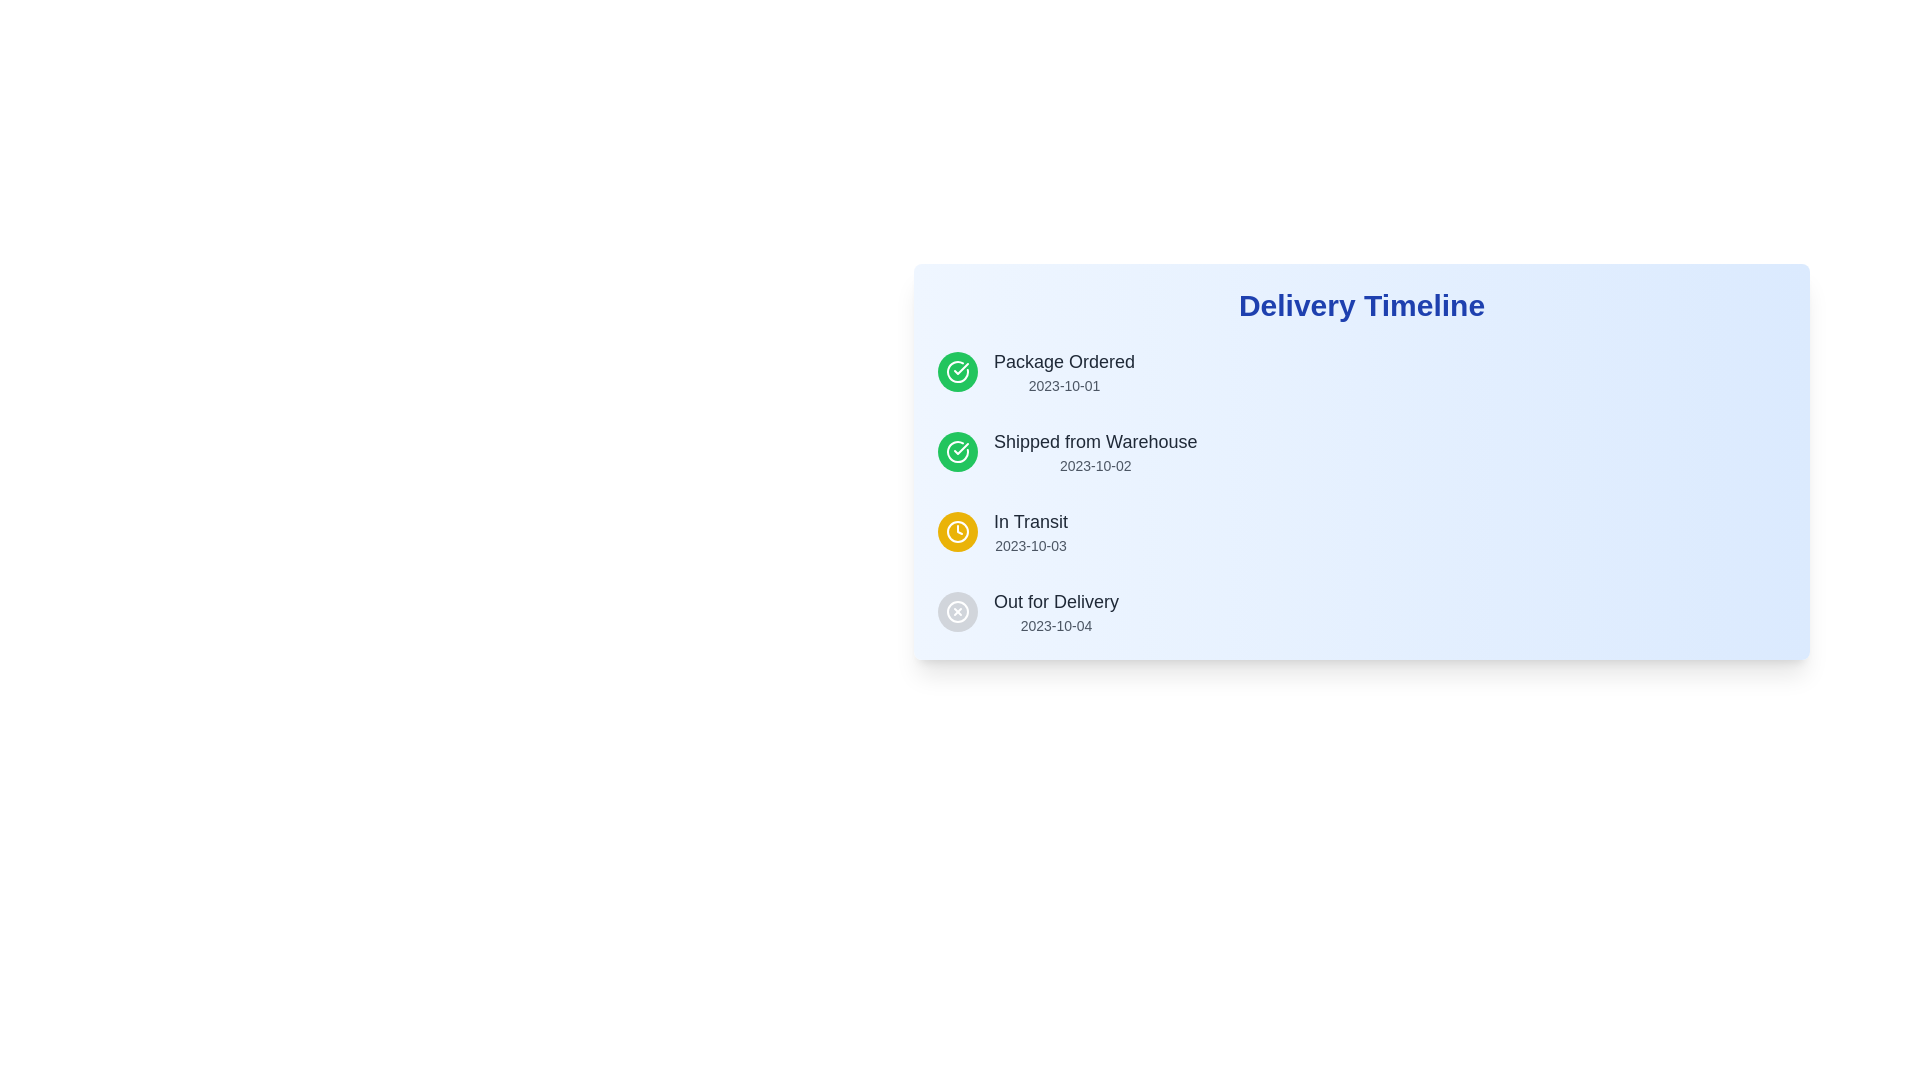 This screenshot has width=1920, height=1080. What do you see at coordinates (957, 531) in the screenshot?
I see `the SVG circle representing the 'In Transit' status in the delivery timeline interface, located adjacent to the text 'In Transit' and '2023-10-03'` at bounding box center [957, 531].